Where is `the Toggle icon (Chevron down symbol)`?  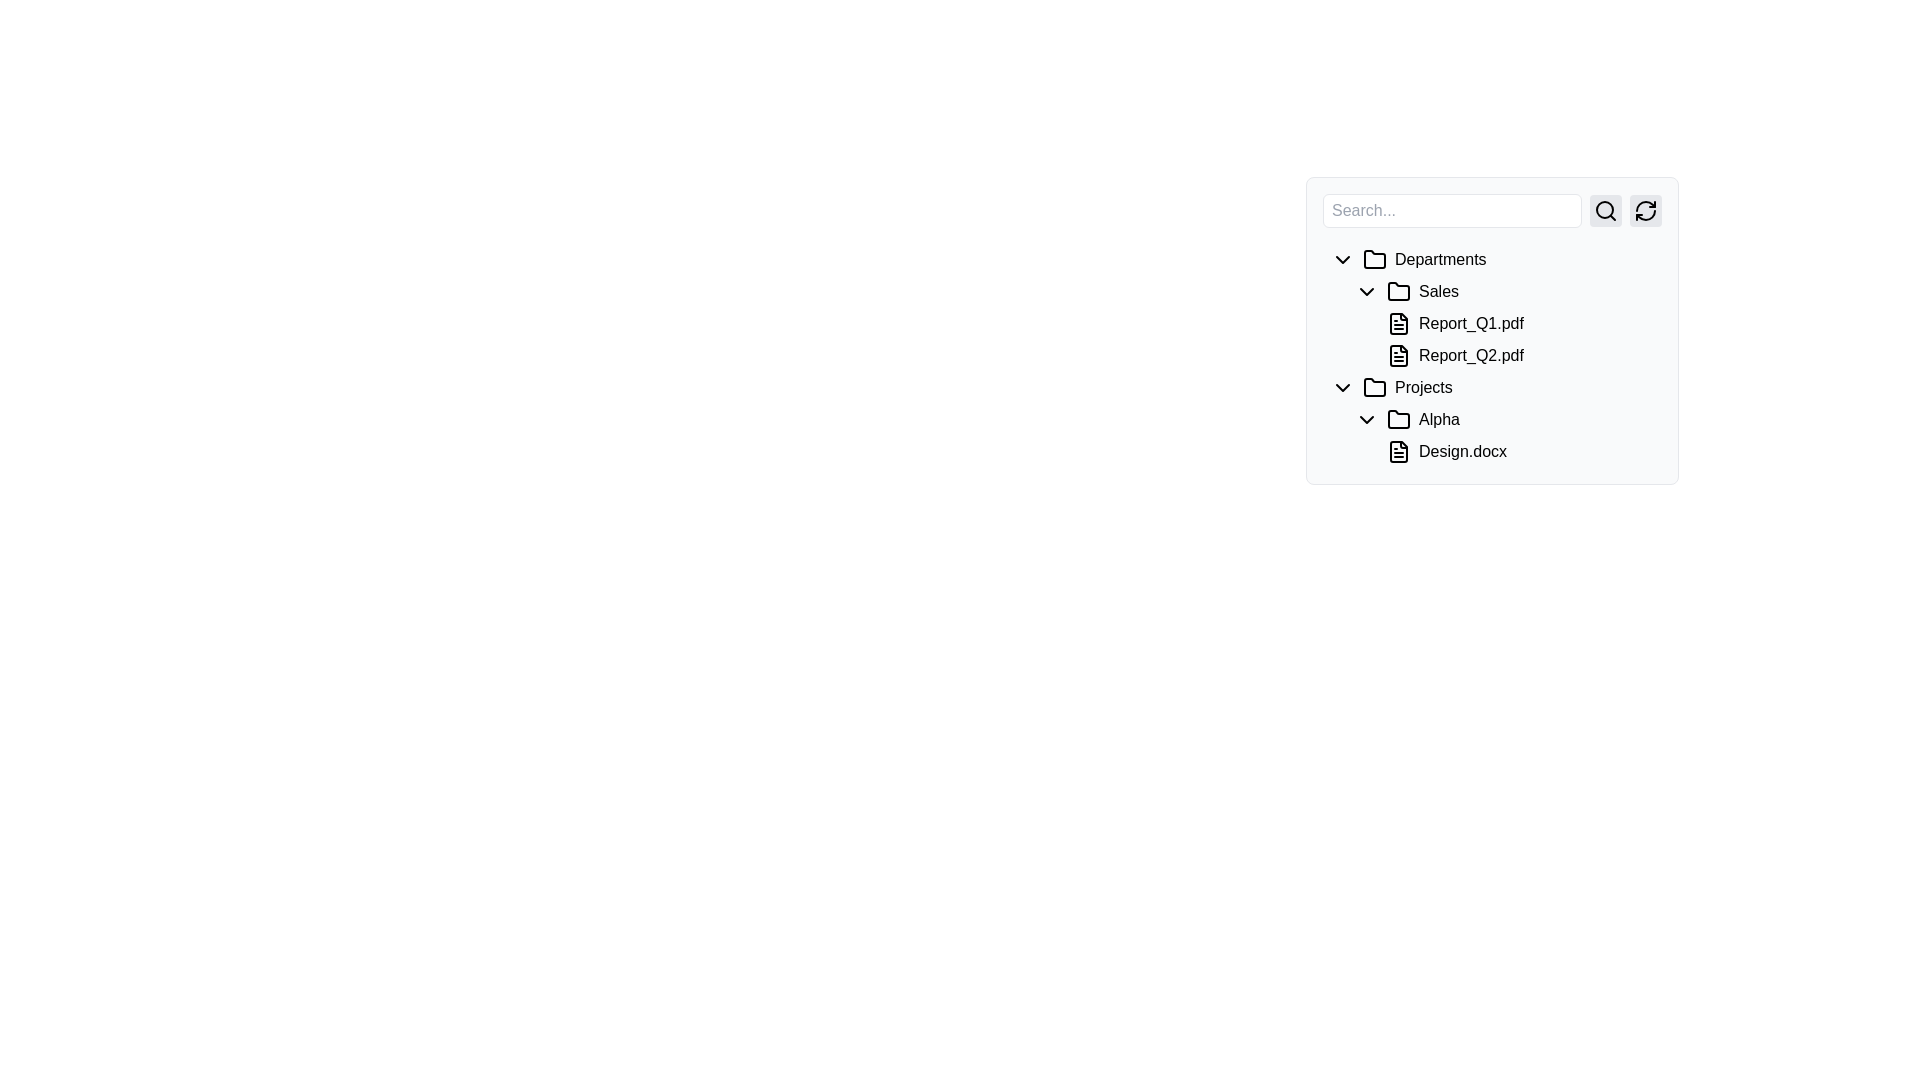 the Toggle icon (Chevron down symbol) is located at coordinates (1366, 419).